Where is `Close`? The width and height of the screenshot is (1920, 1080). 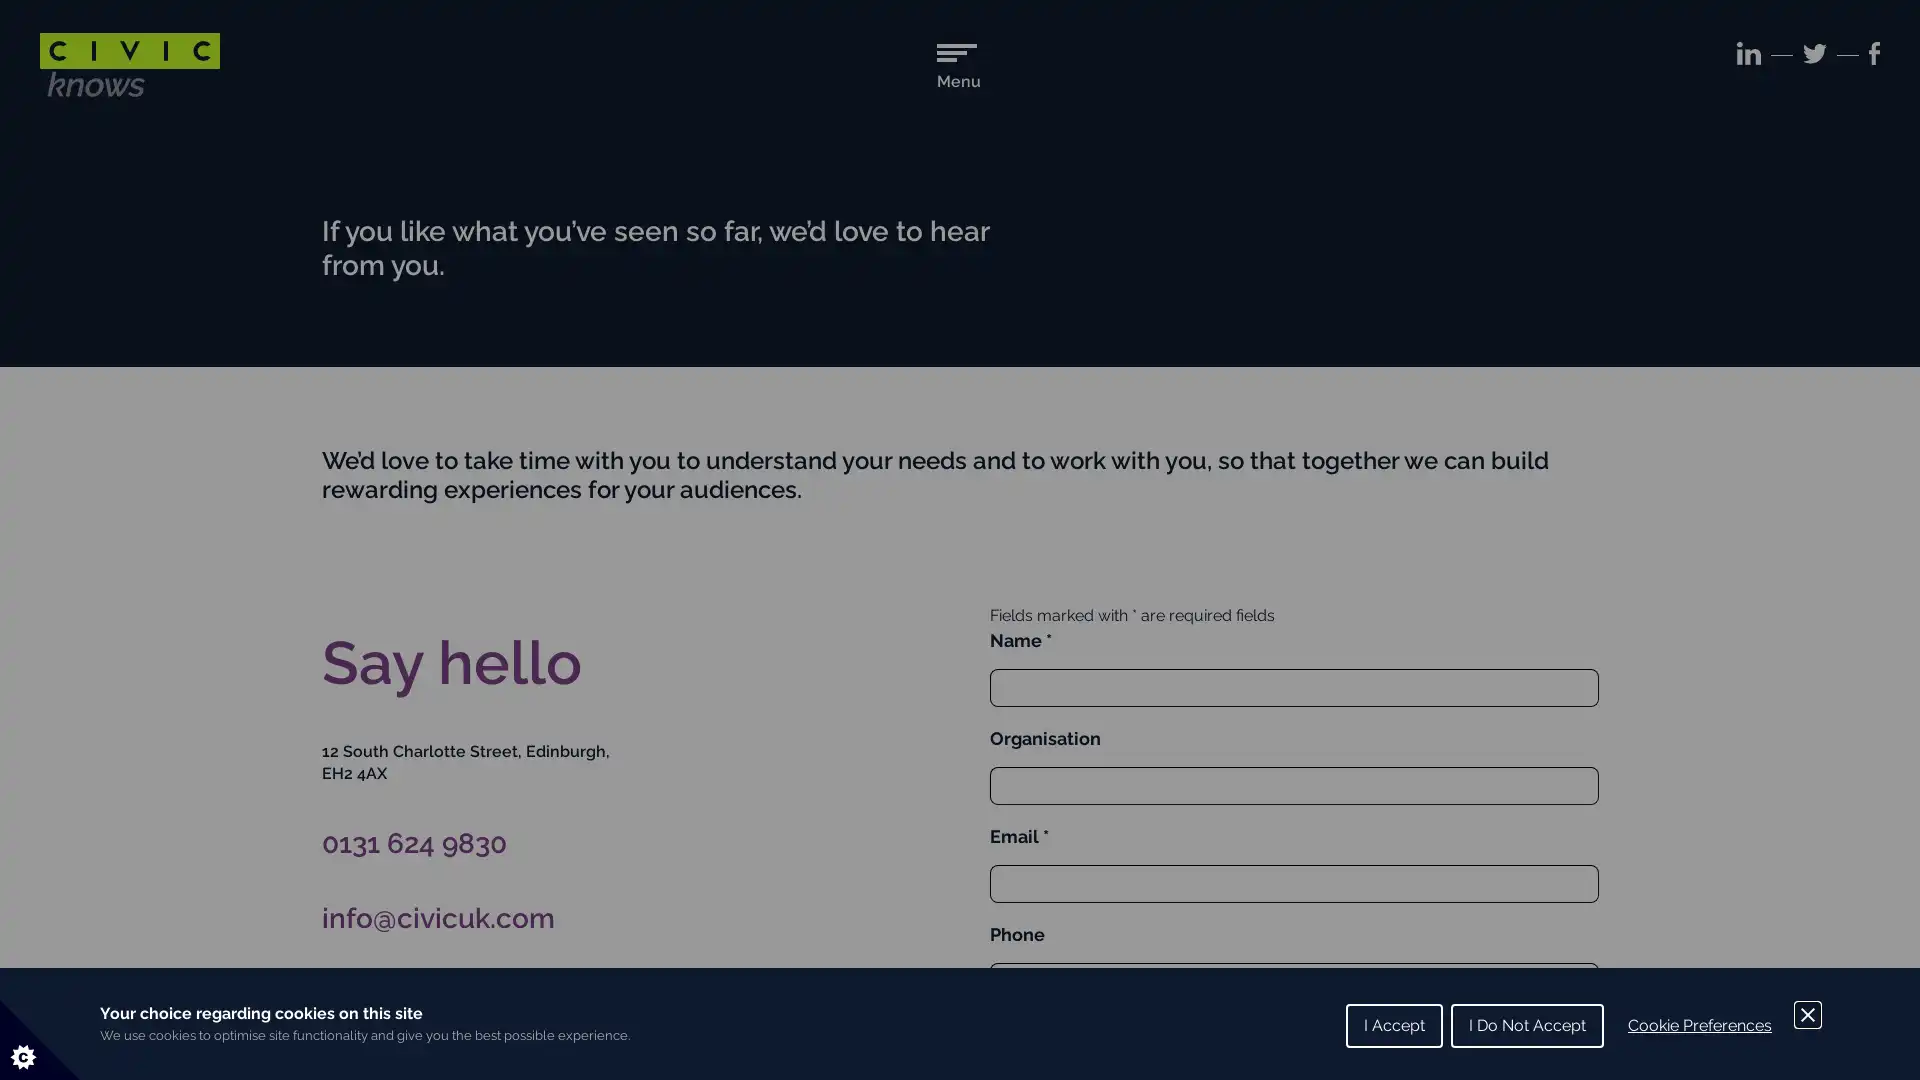
Close is located at coordinates (1808, 1014).